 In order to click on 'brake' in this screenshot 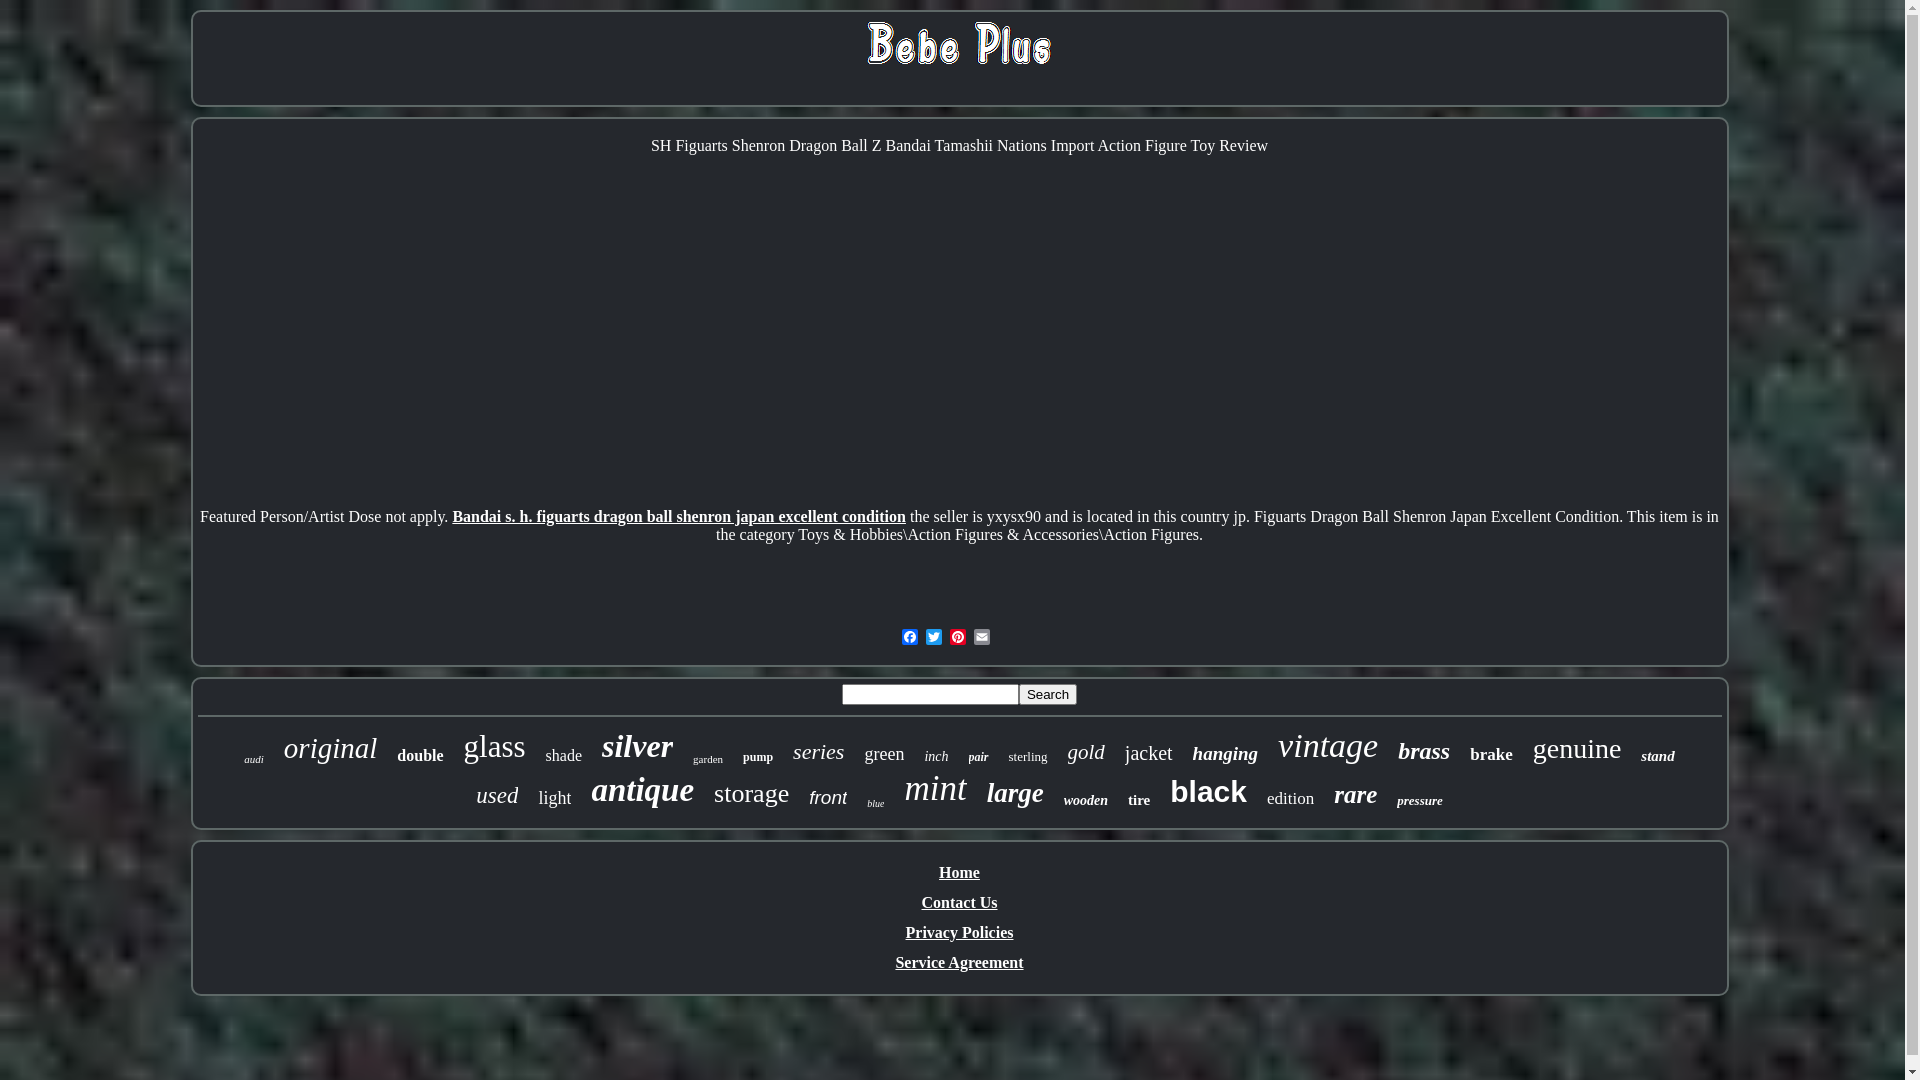, I will do `click(1491, 755)`.